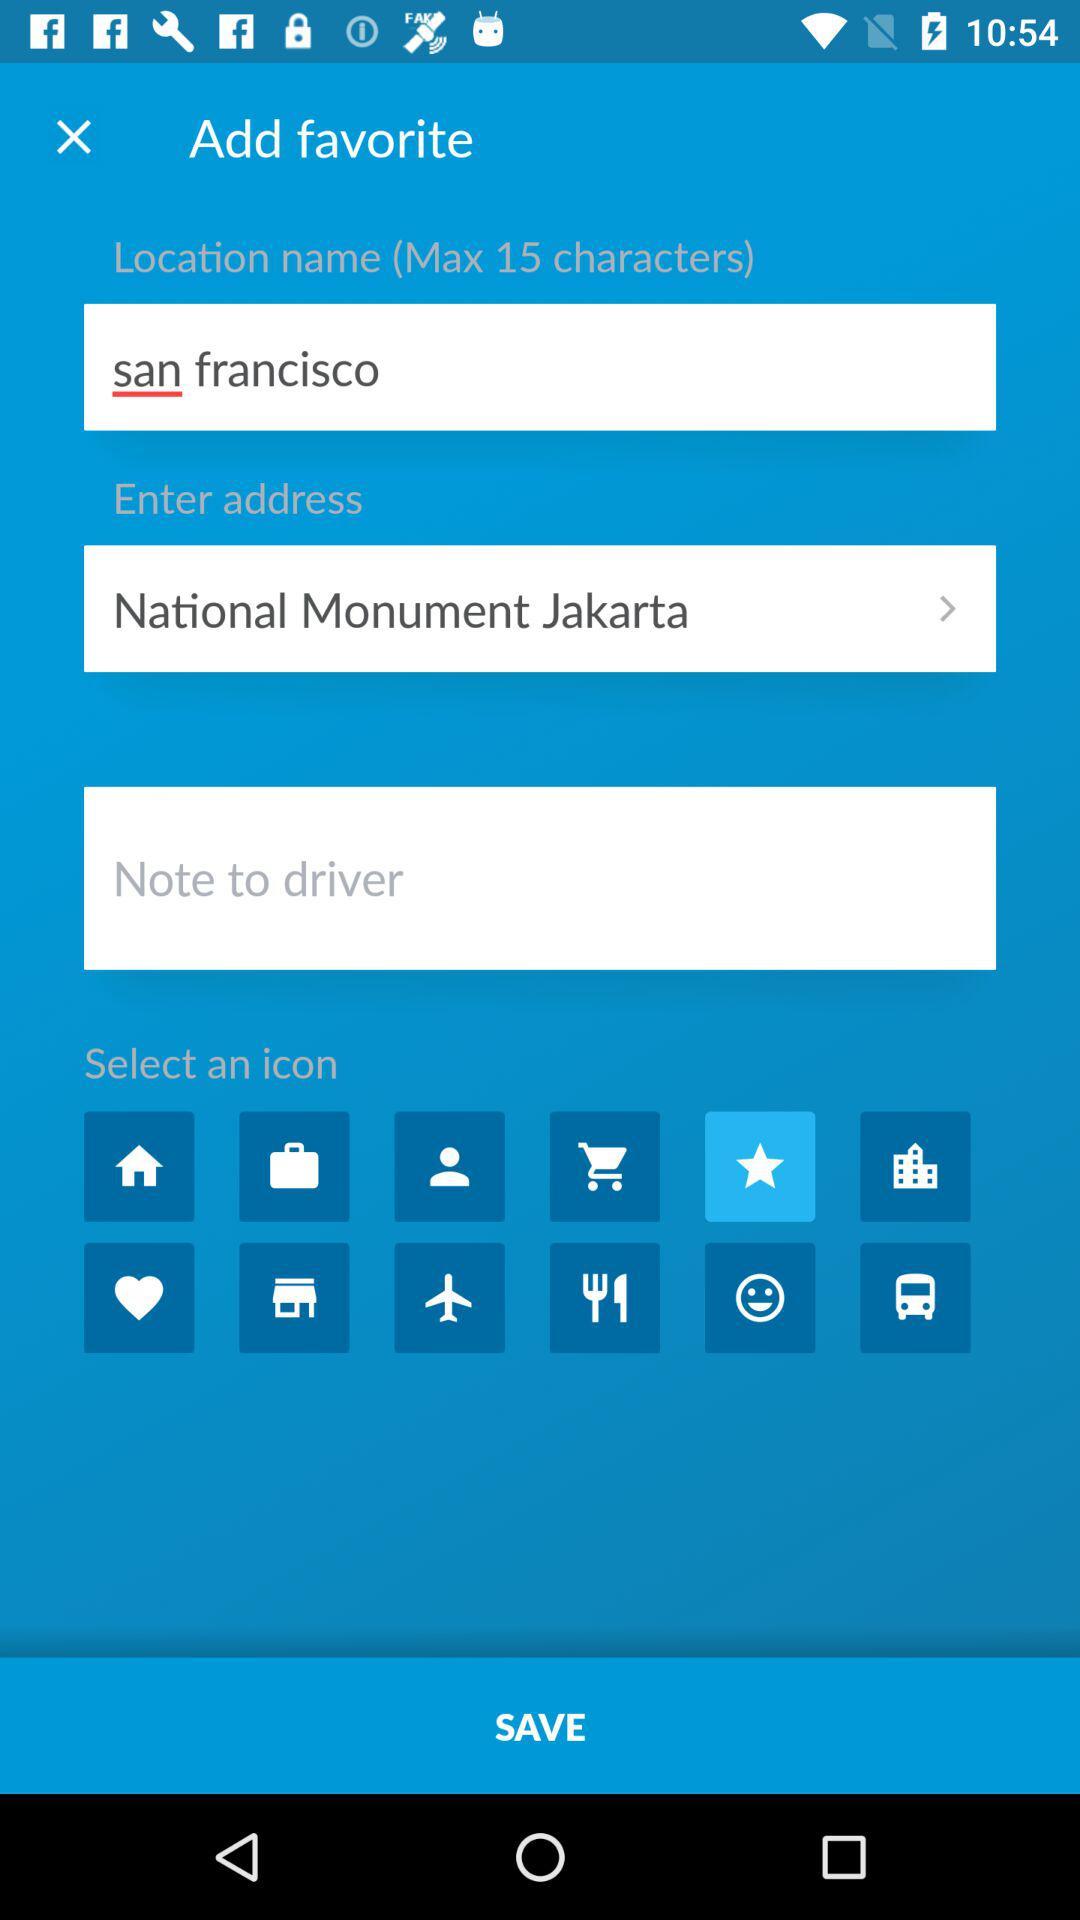  Describe the element at coordinates (138, 1297) in the screenshot. I see `like button` at that location.